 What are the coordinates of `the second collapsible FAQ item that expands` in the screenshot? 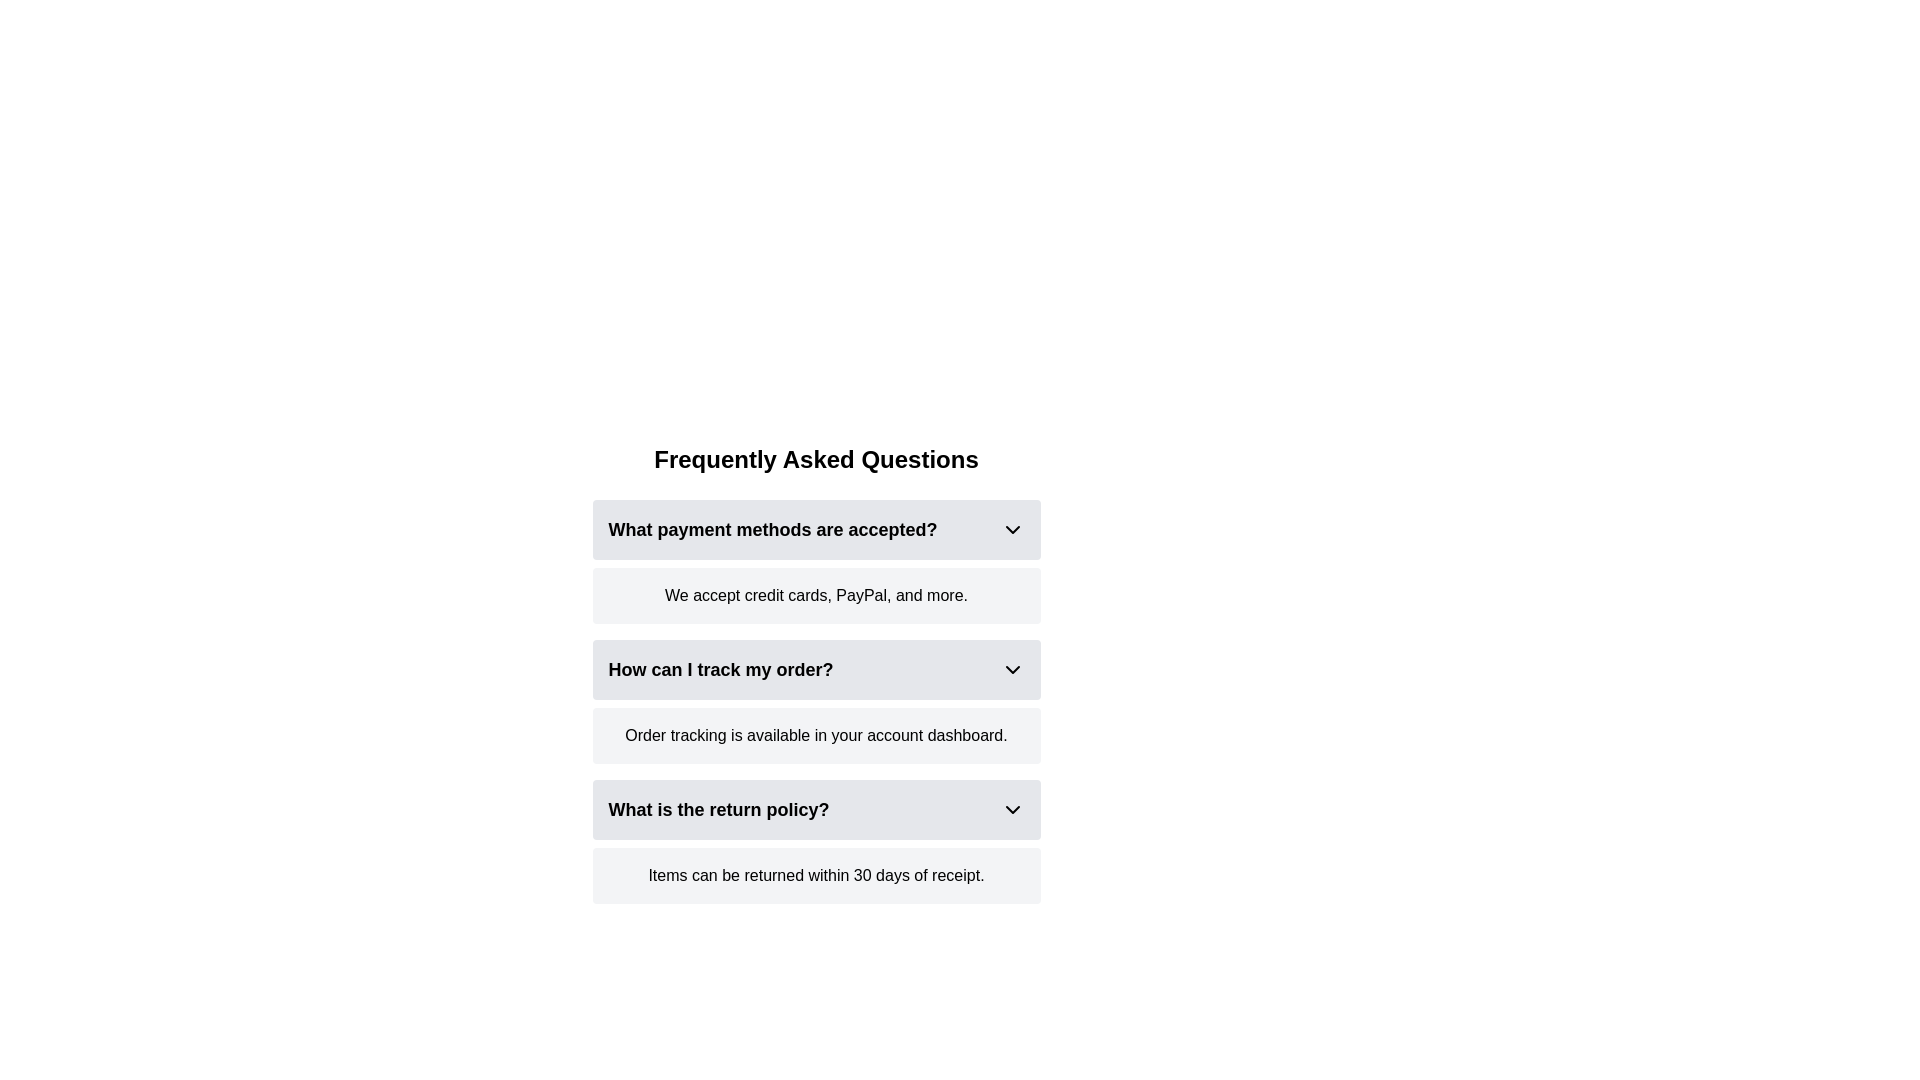 It's located at (816, 670).